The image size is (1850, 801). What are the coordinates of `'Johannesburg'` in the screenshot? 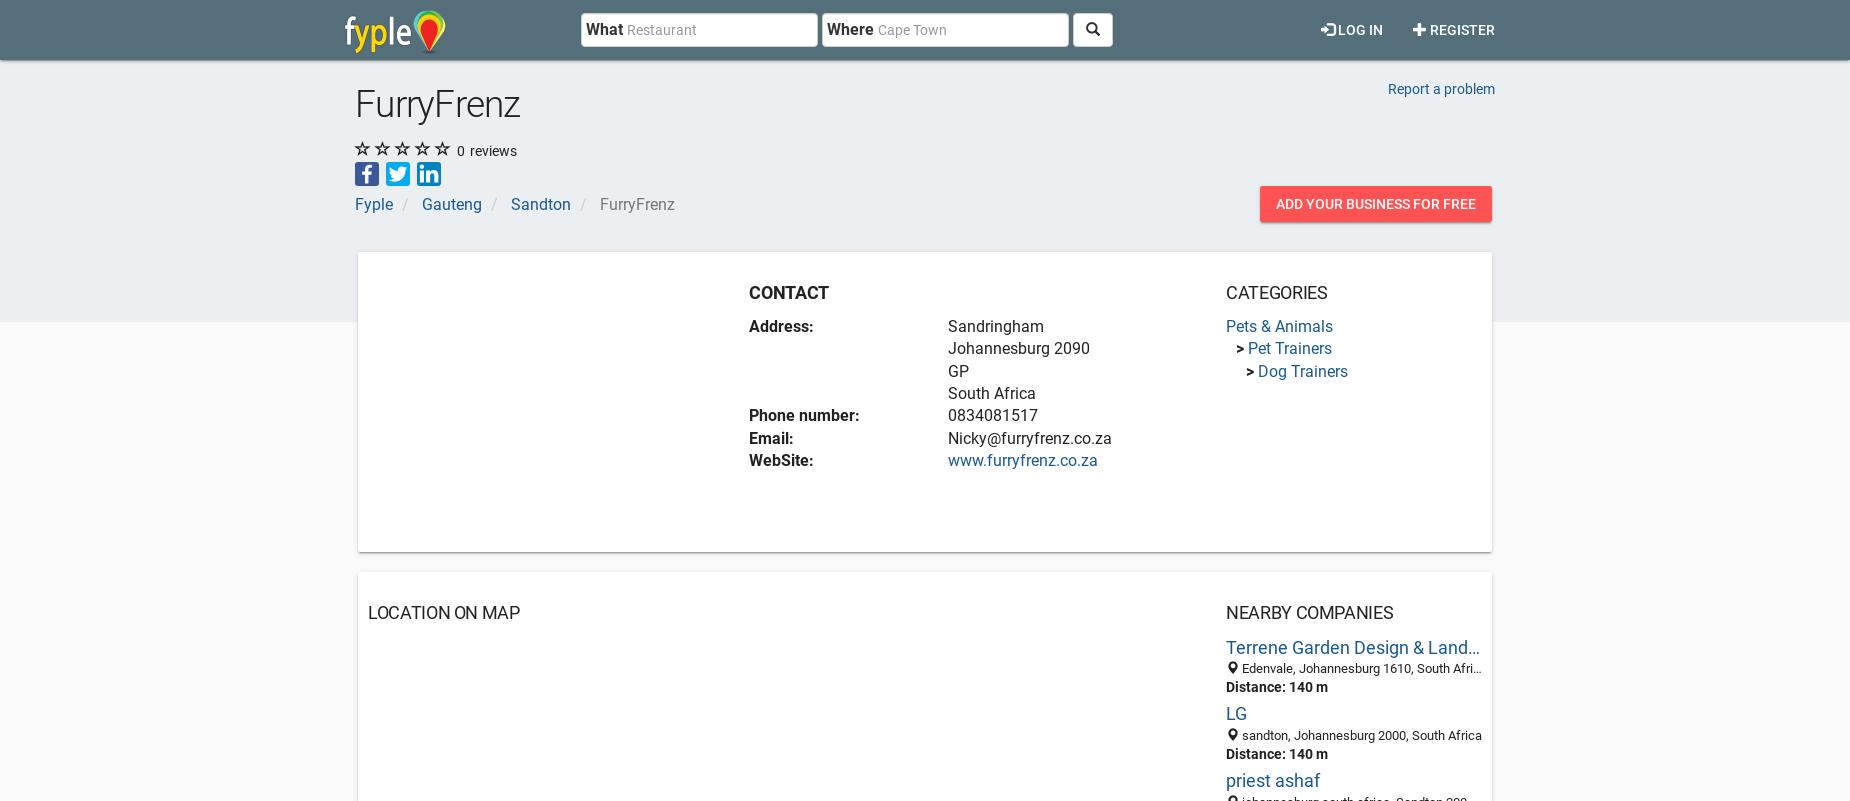 It's located at (997, 347).